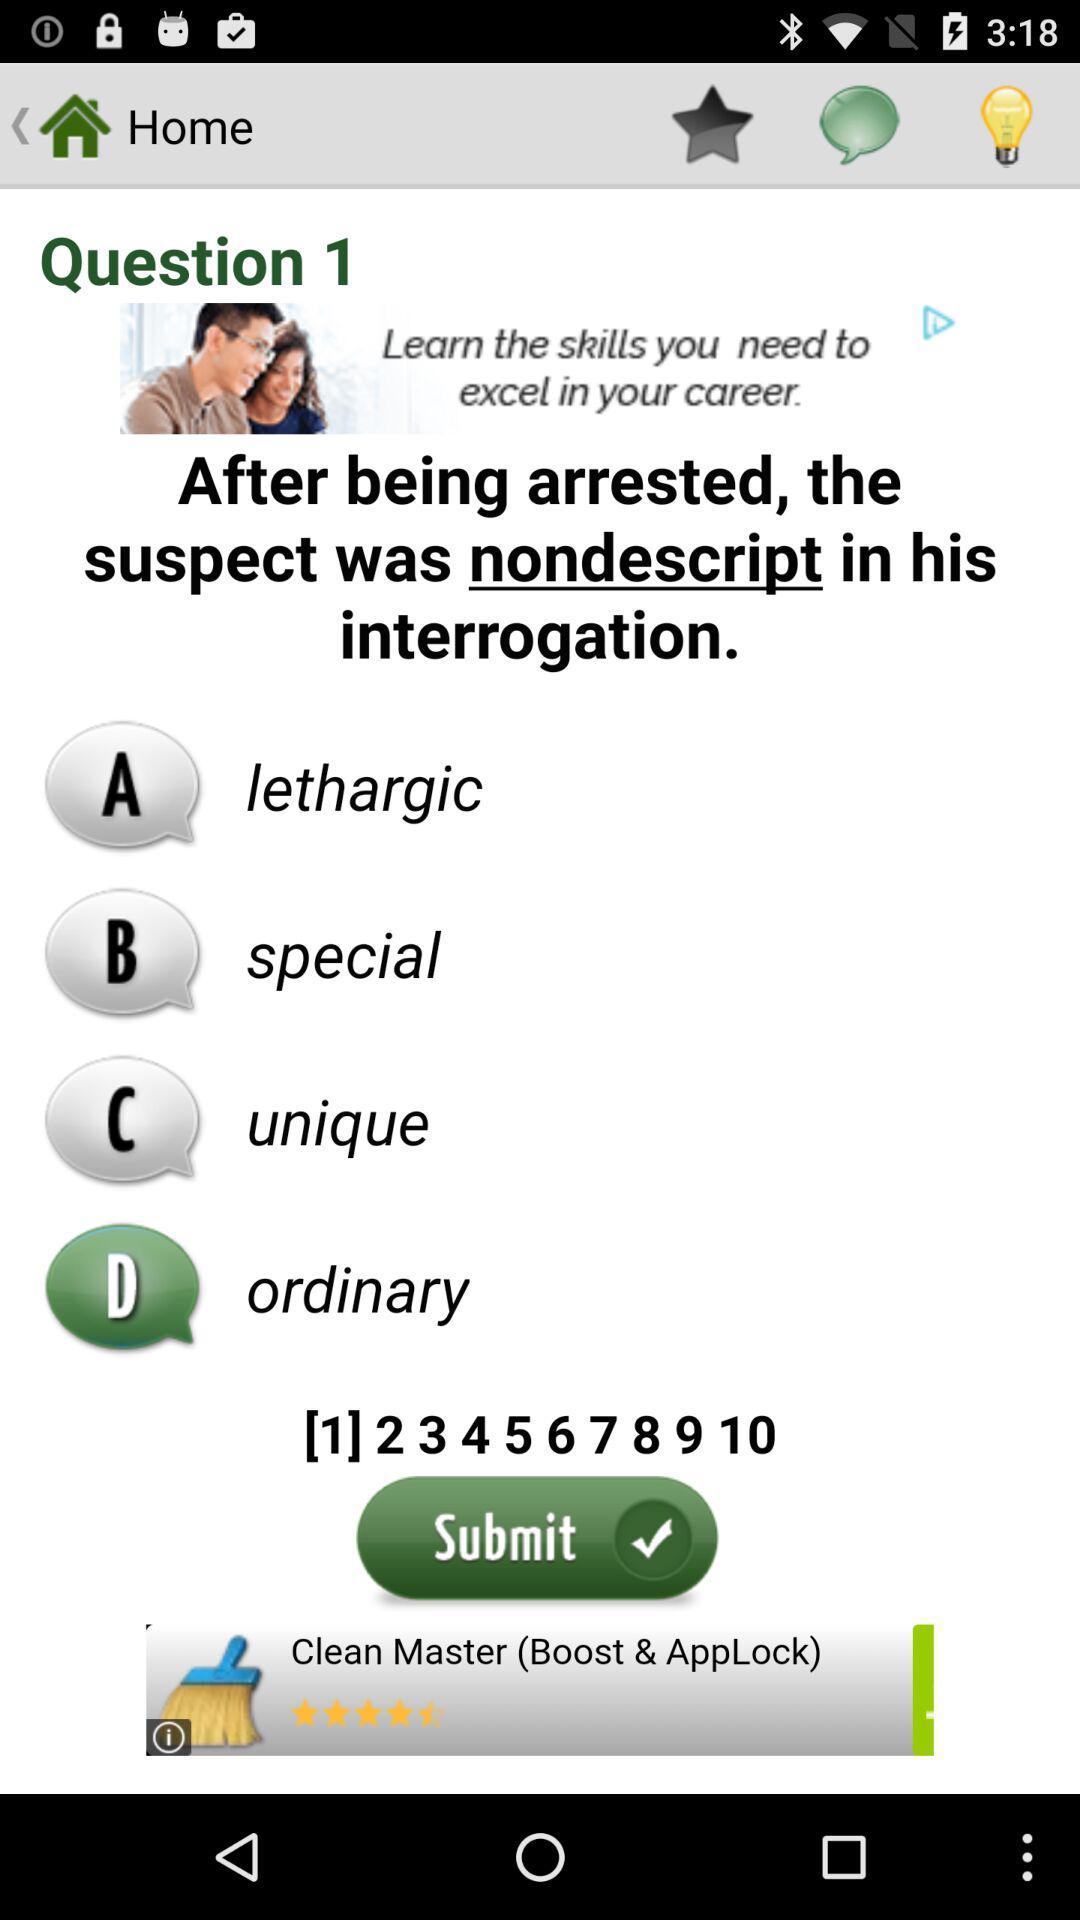 The height and width of the screenshot is (1920, 1080). What do you see at coordinates (123, 841) in the screenshot?
I see `the navigation icon` at bounding box center [123, 841].